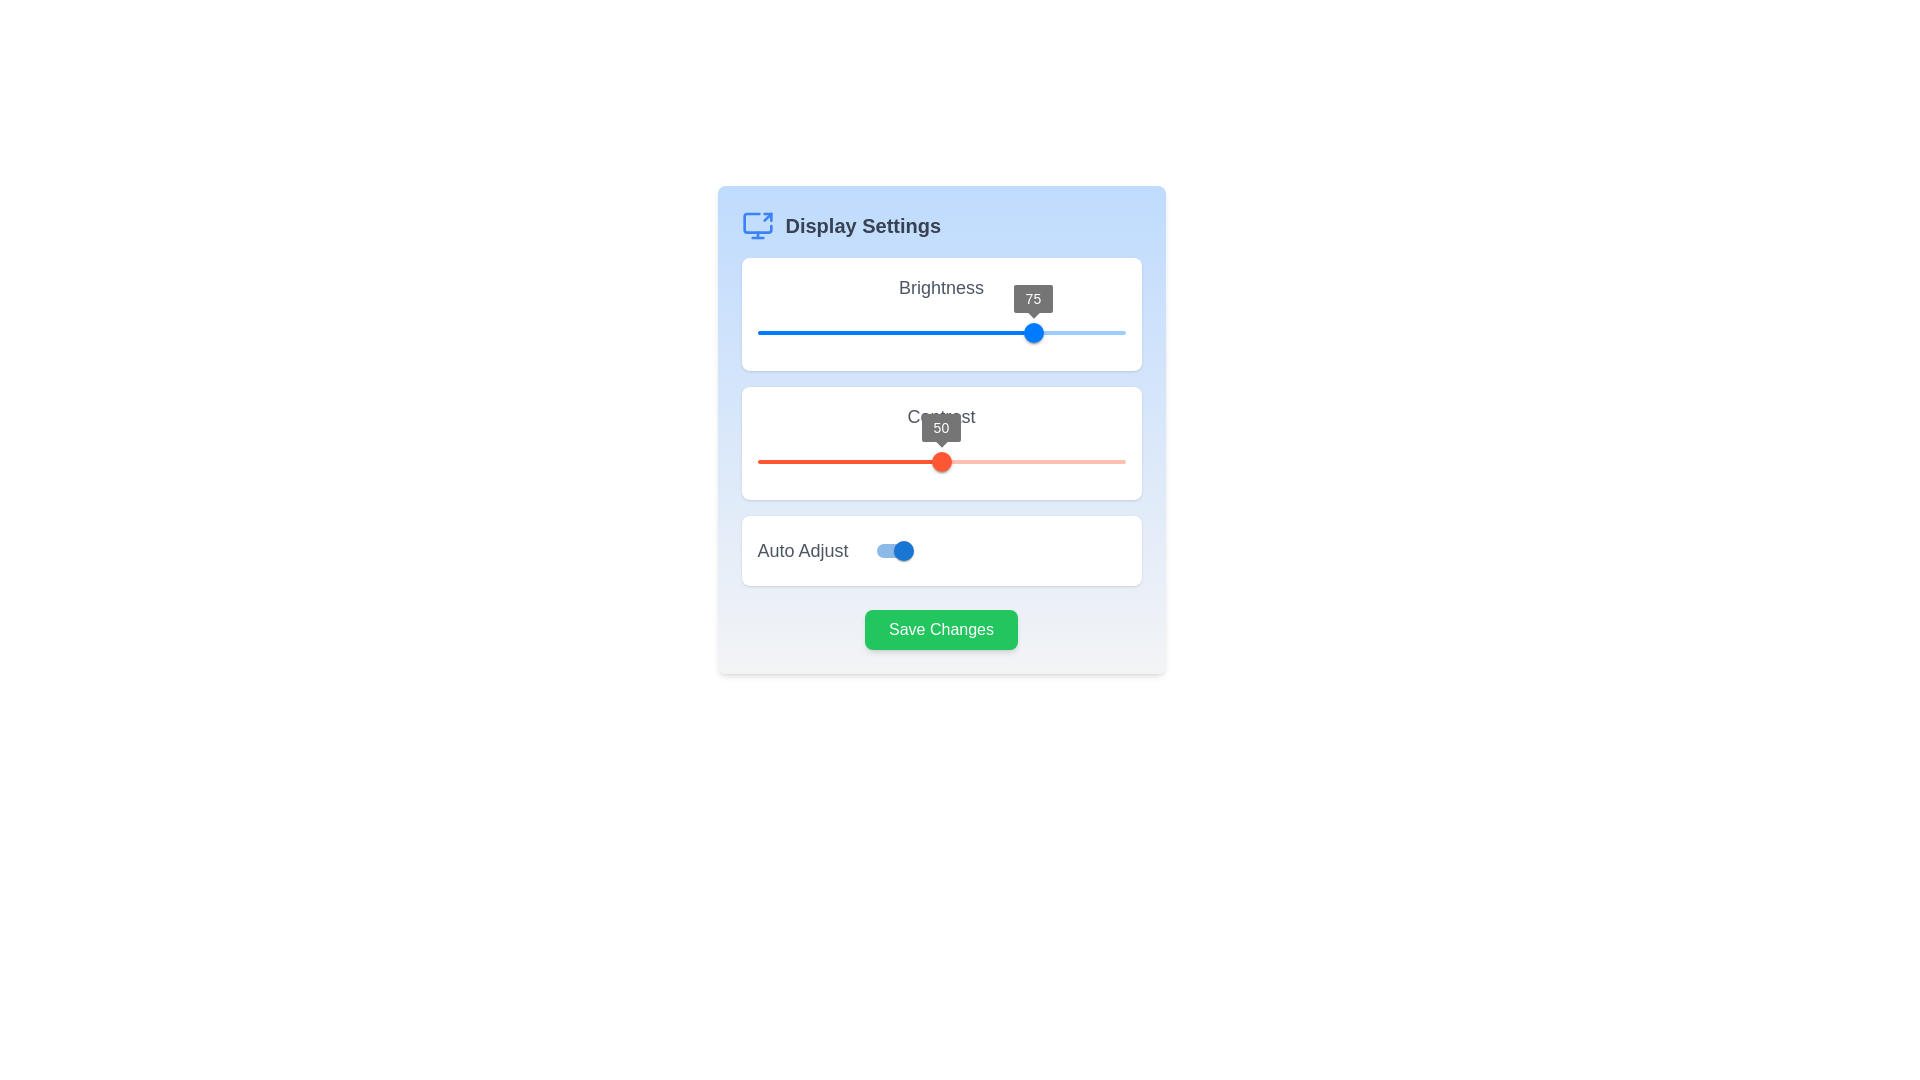 The height and width of the screenshot is (1080, 1920). What do you see at coordinates (902, 551) in the screenshot?
I see `the toggle switch styled checkbox labeled 'Auto Adjust'` at bounding box center [902, 551].